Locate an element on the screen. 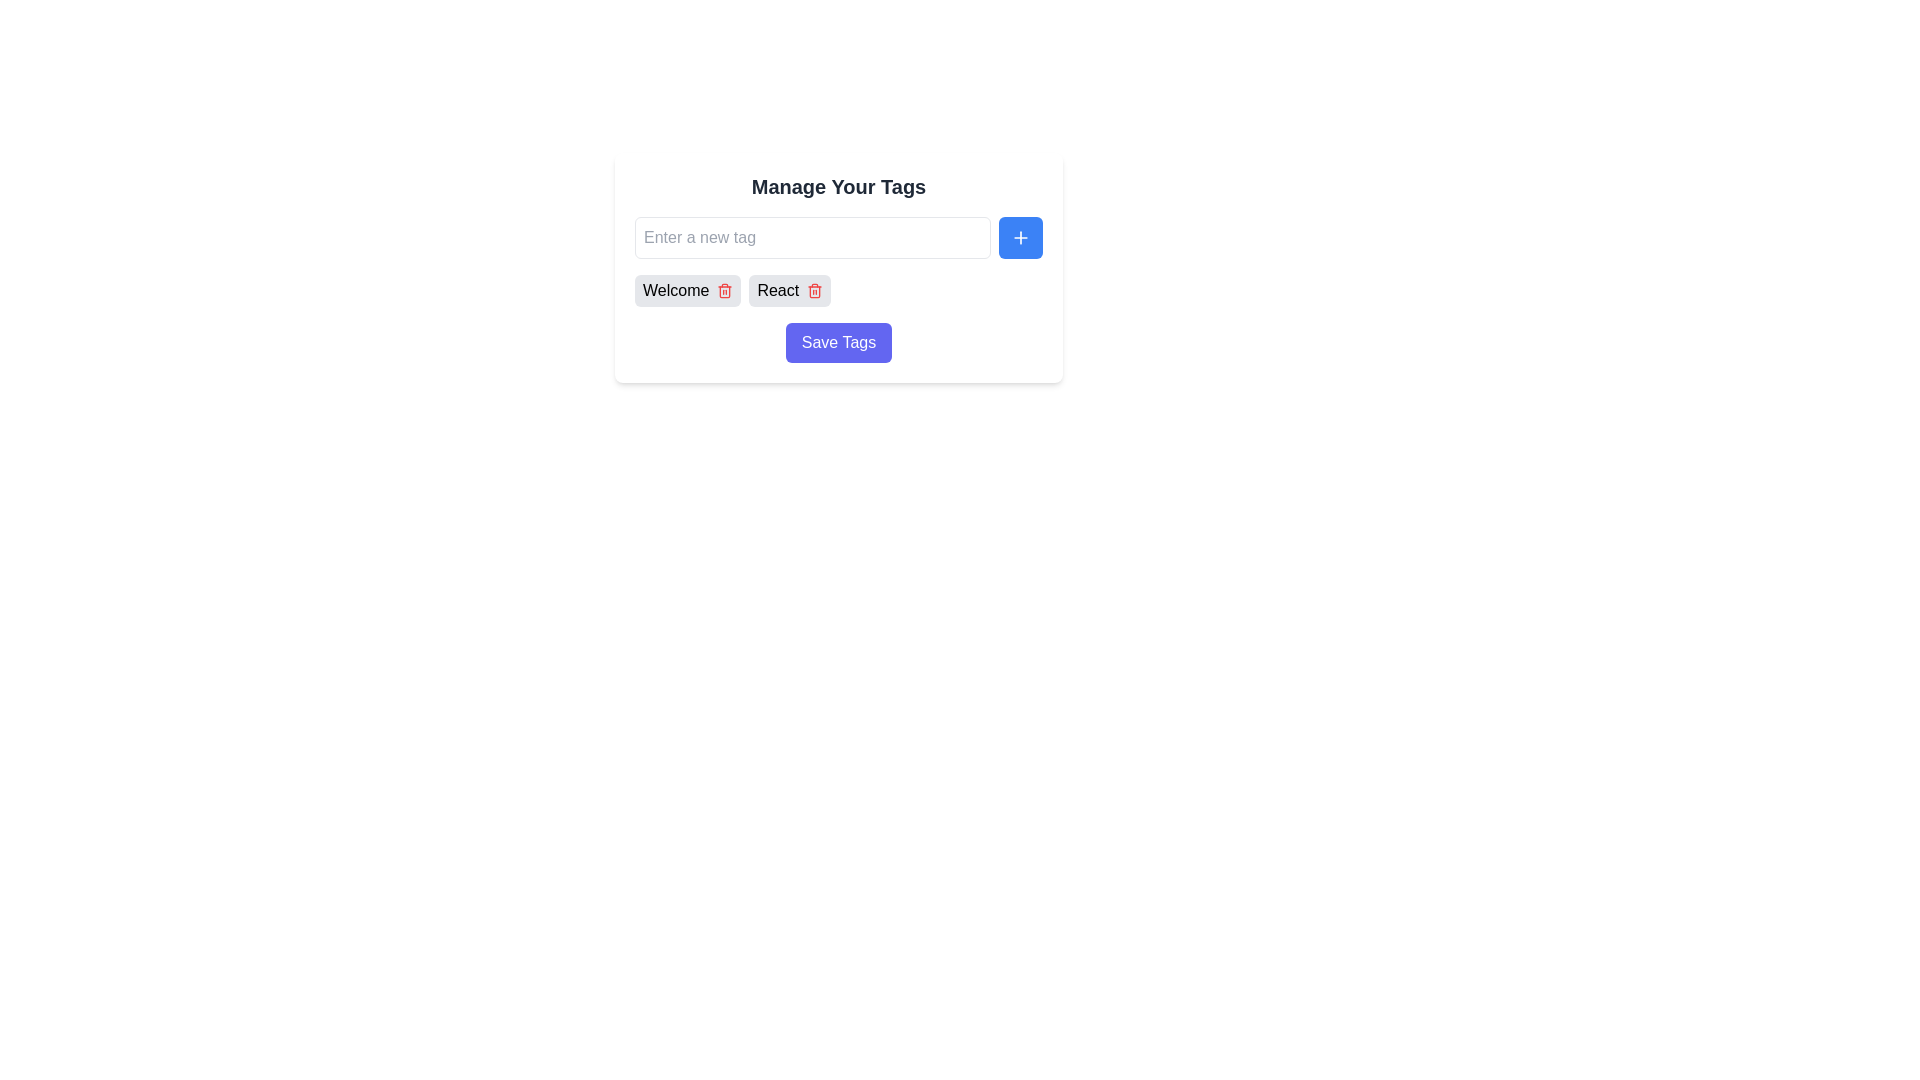 The image size is (1920, 1080). the red trash icon on the 'React' tag is located at coordinates (789, 290).